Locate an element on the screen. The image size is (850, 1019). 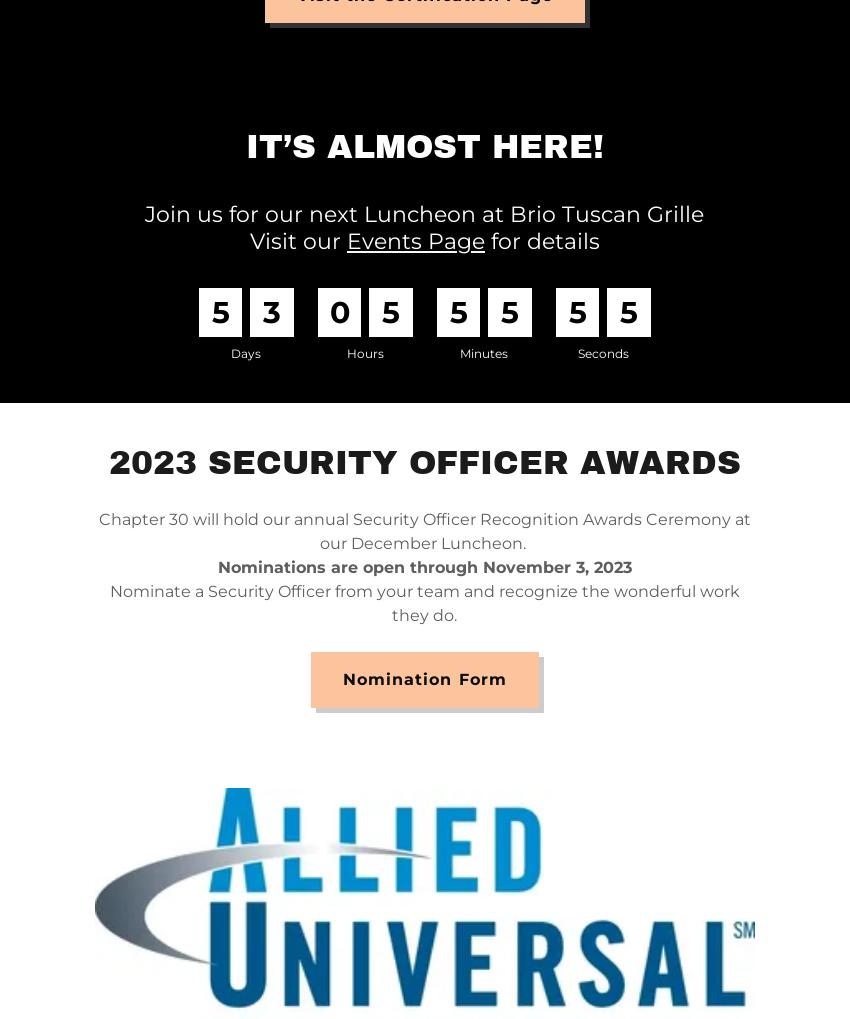
'2023 Security Officer Awards' is located at coordinates (423, 462).